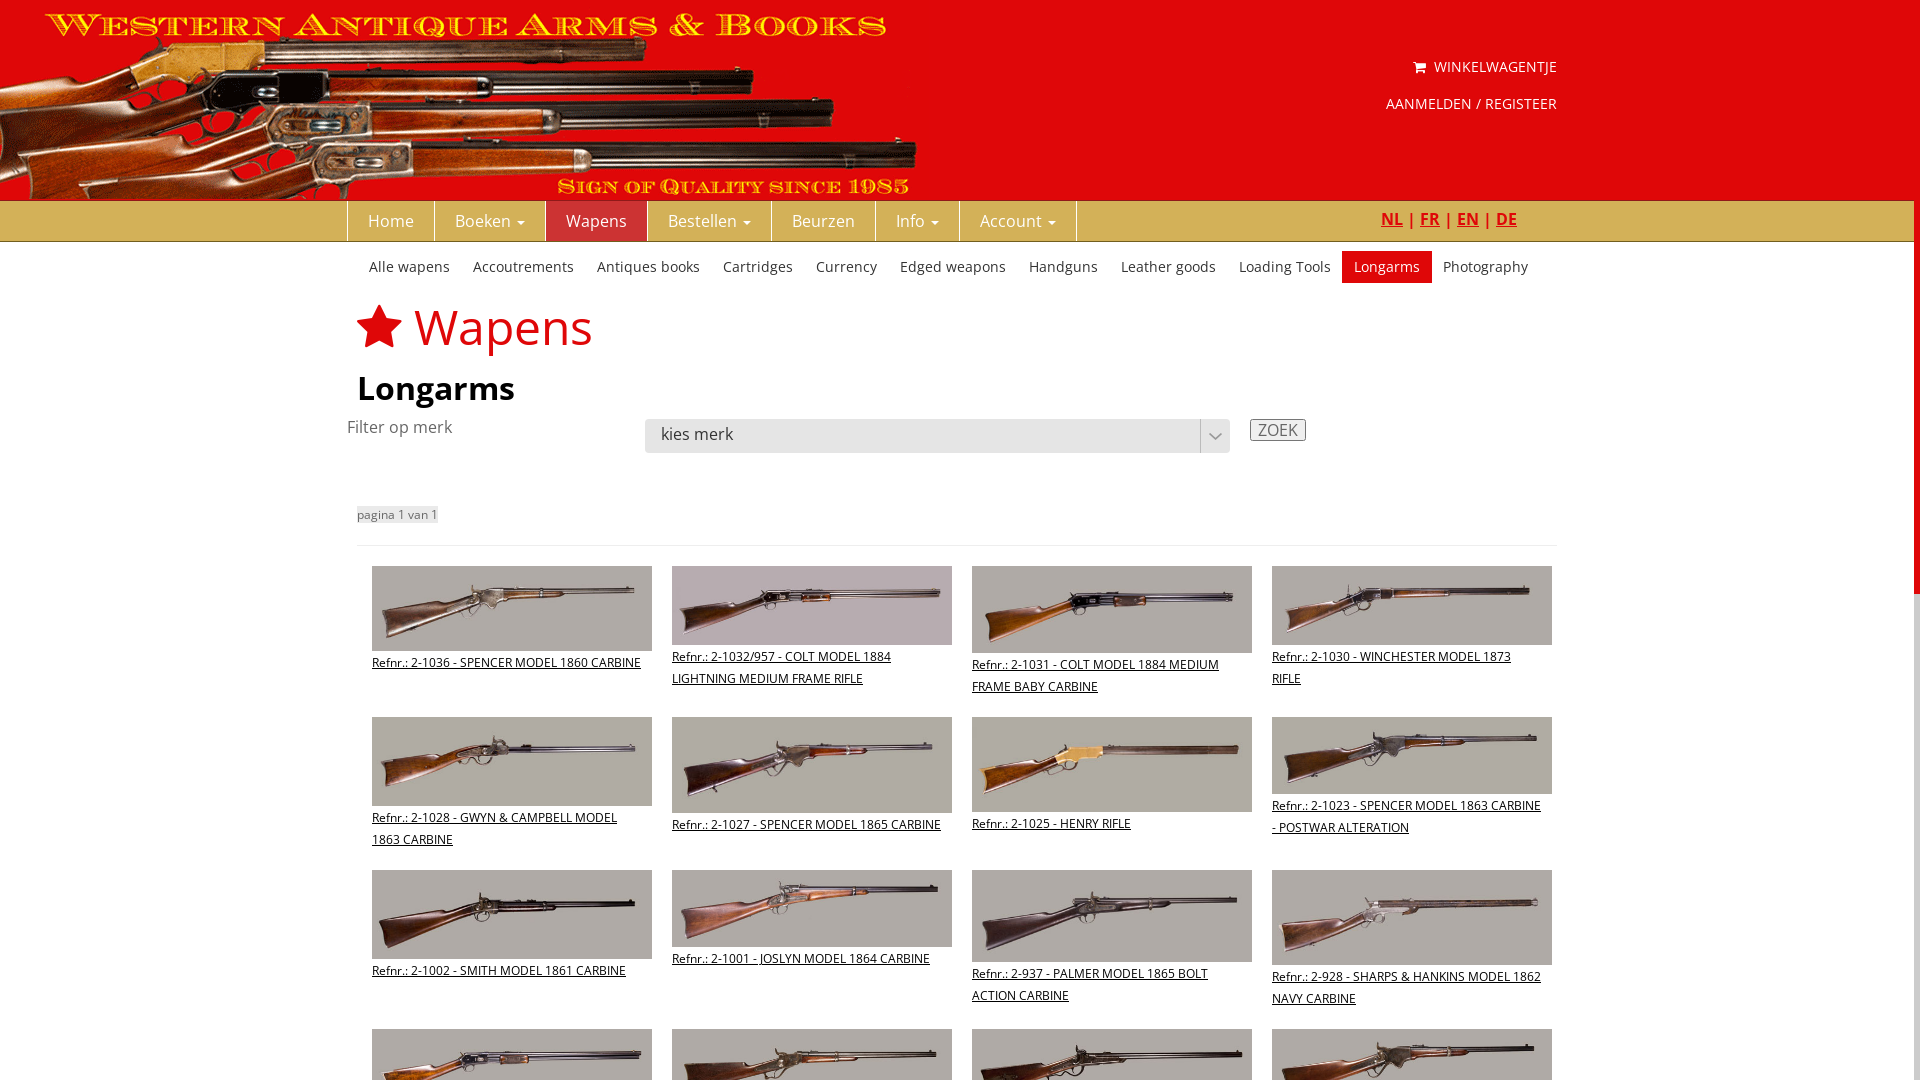 Image resolution: width=1920 pixels, height=1080 pixels. Describe the element at coordinates (1506, 219) in the screenshot. I see `'DE'` at that location.